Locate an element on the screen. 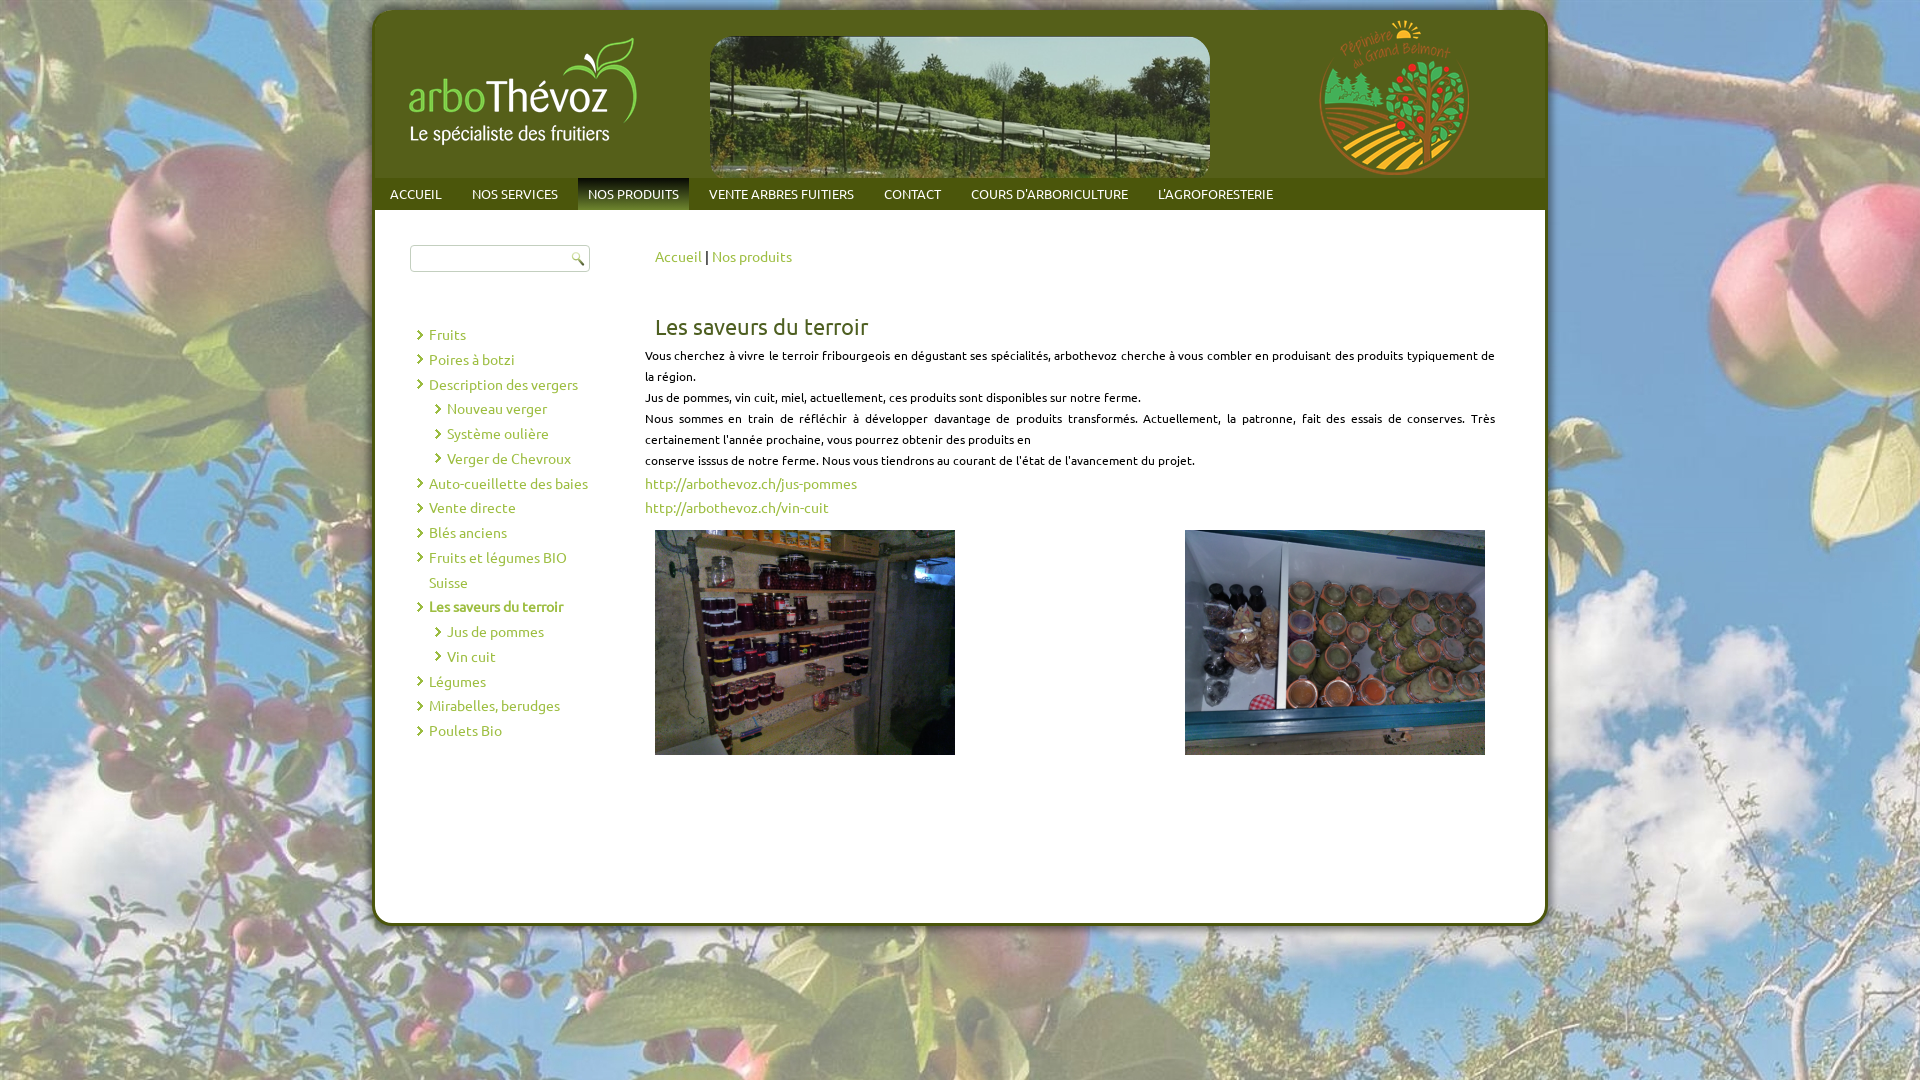 The image size is (1920, 1080). 'Vin cuit' is located at coordinates (445, 655).